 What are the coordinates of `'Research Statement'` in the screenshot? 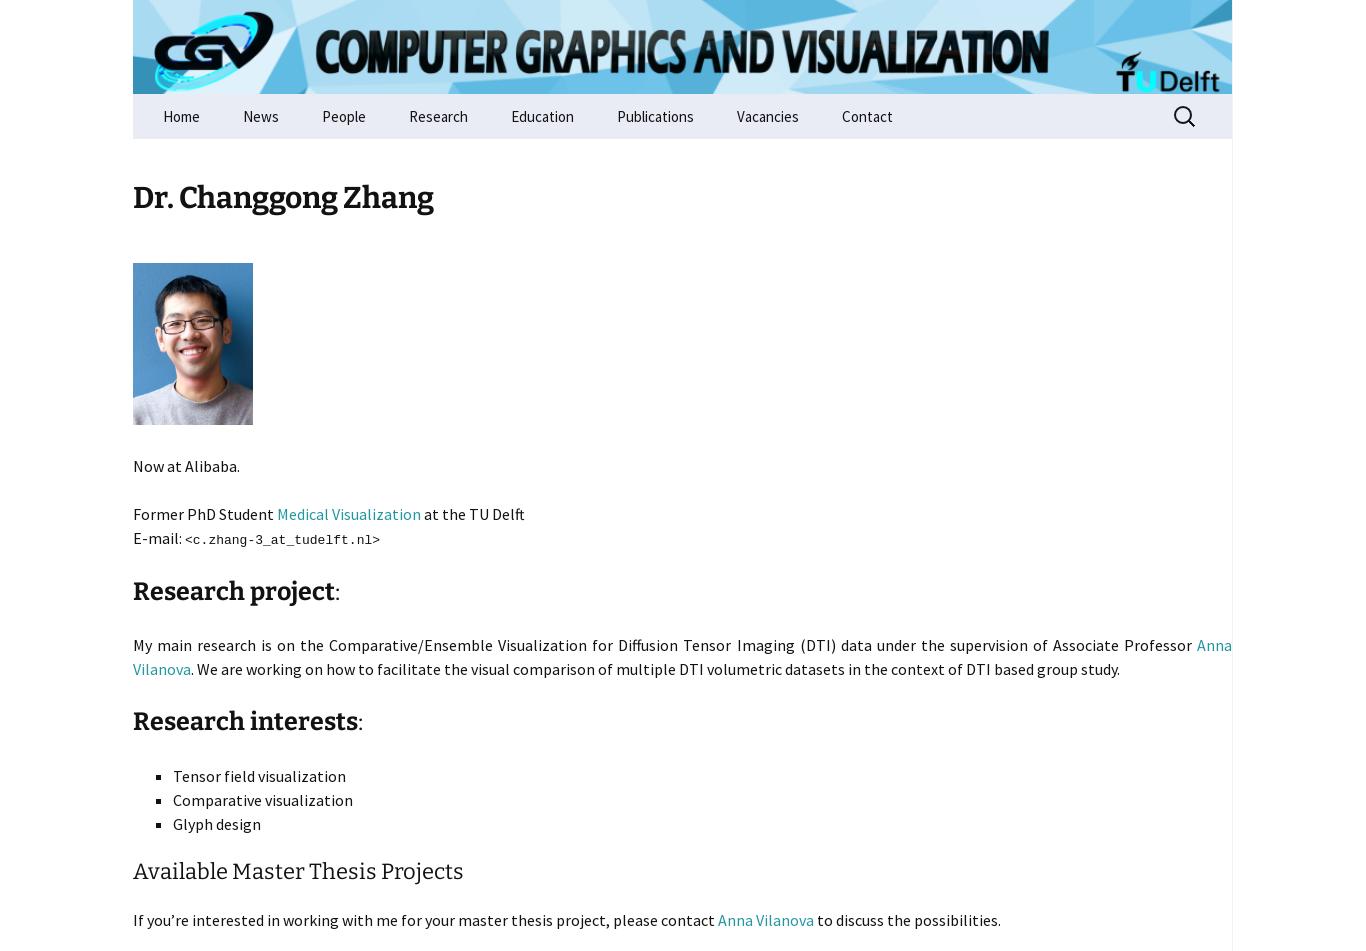 It's located at (473, 161).